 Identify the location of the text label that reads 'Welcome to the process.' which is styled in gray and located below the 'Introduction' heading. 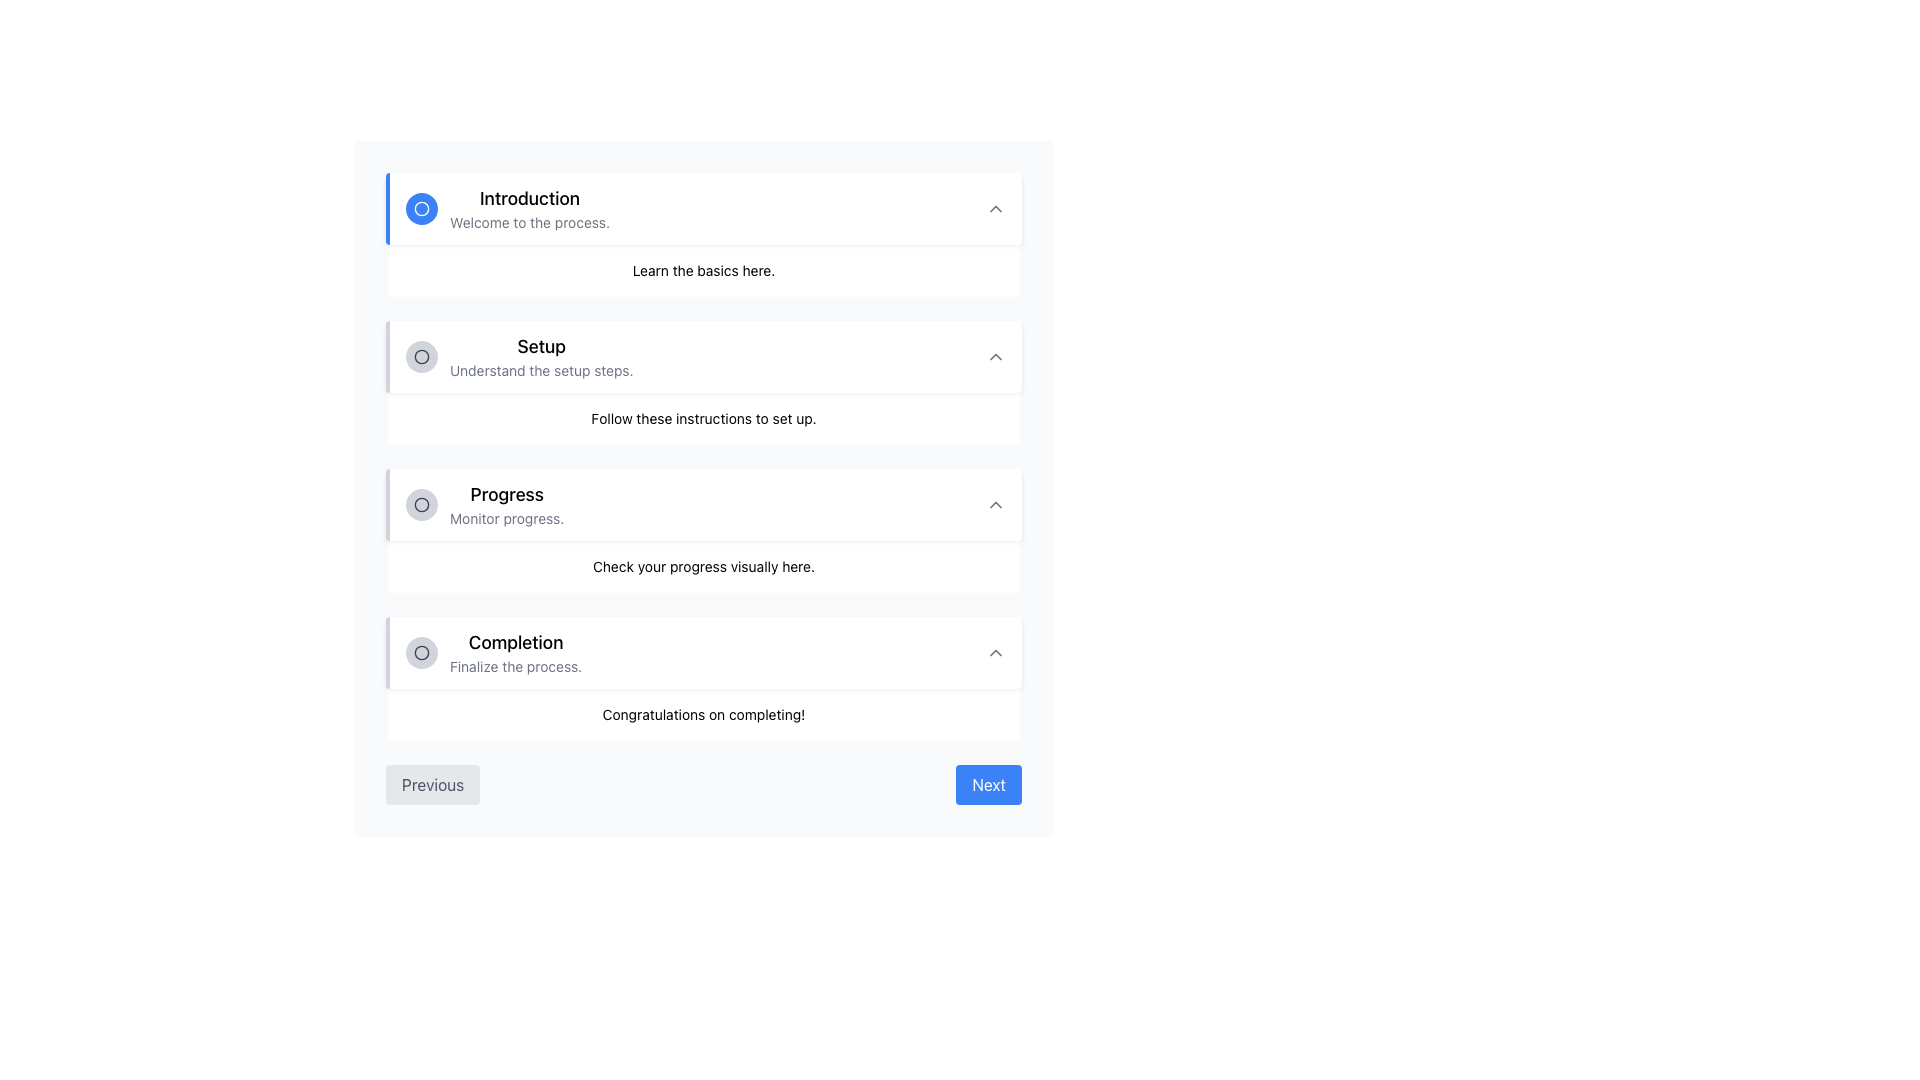
(530, 223).